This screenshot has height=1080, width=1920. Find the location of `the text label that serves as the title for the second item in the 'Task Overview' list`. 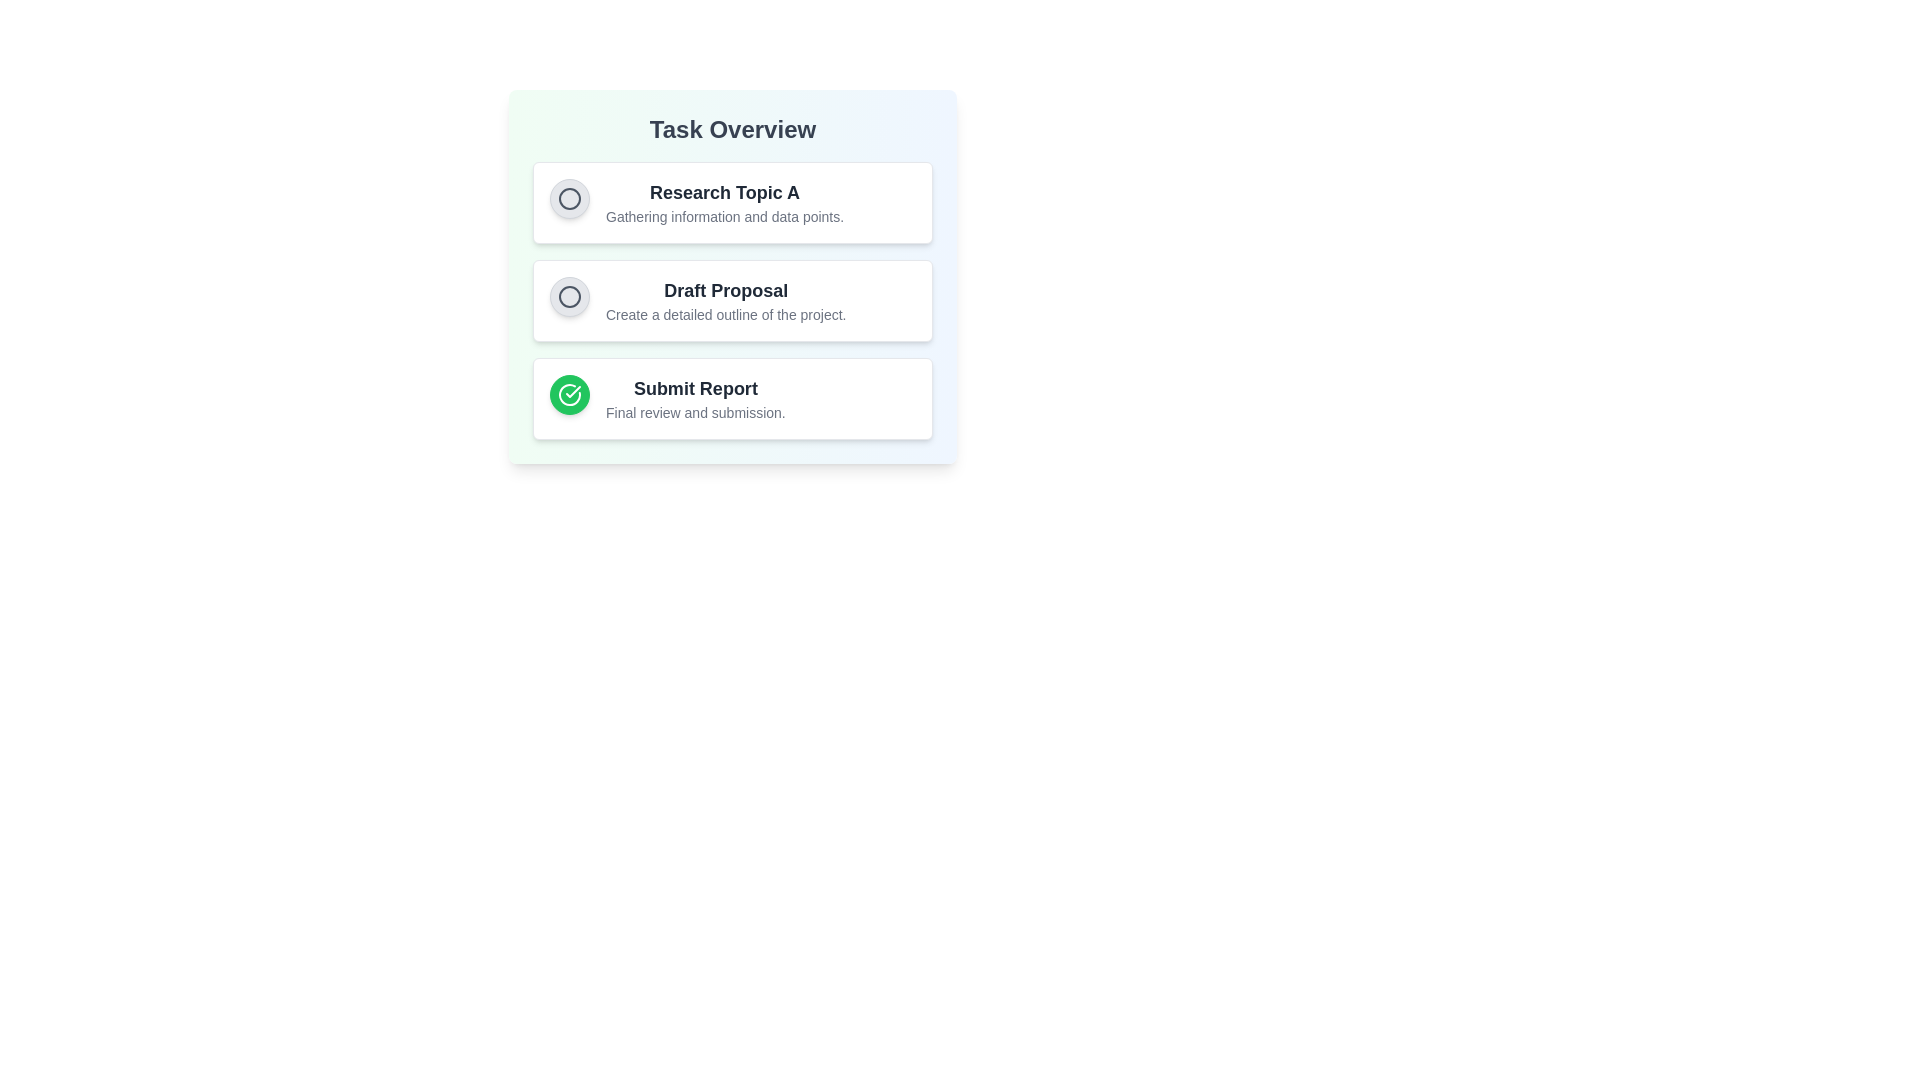

the text label that serves as the title for the second item in the 'Task Overview' list is located at coordinates (725, 290).